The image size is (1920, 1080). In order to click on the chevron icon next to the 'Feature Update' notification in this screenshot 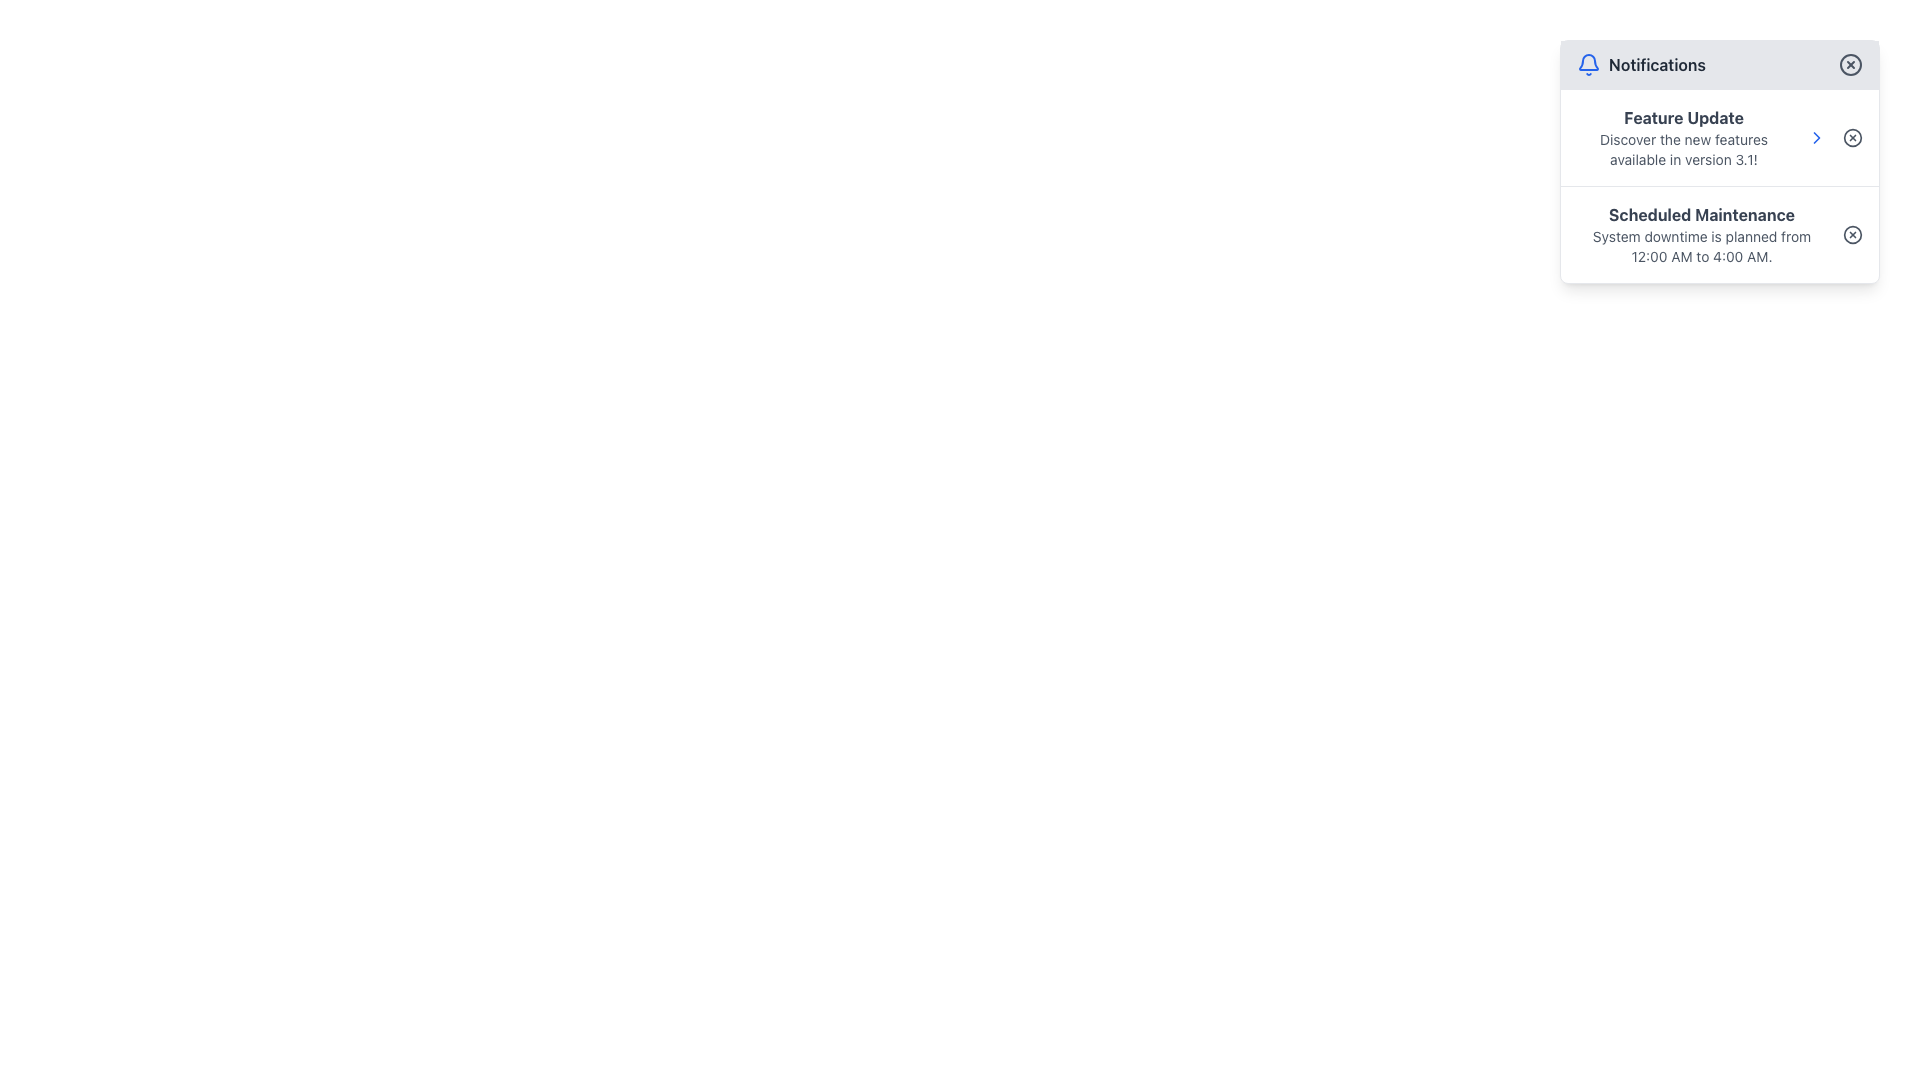, I will do `click(1817, 137)`.